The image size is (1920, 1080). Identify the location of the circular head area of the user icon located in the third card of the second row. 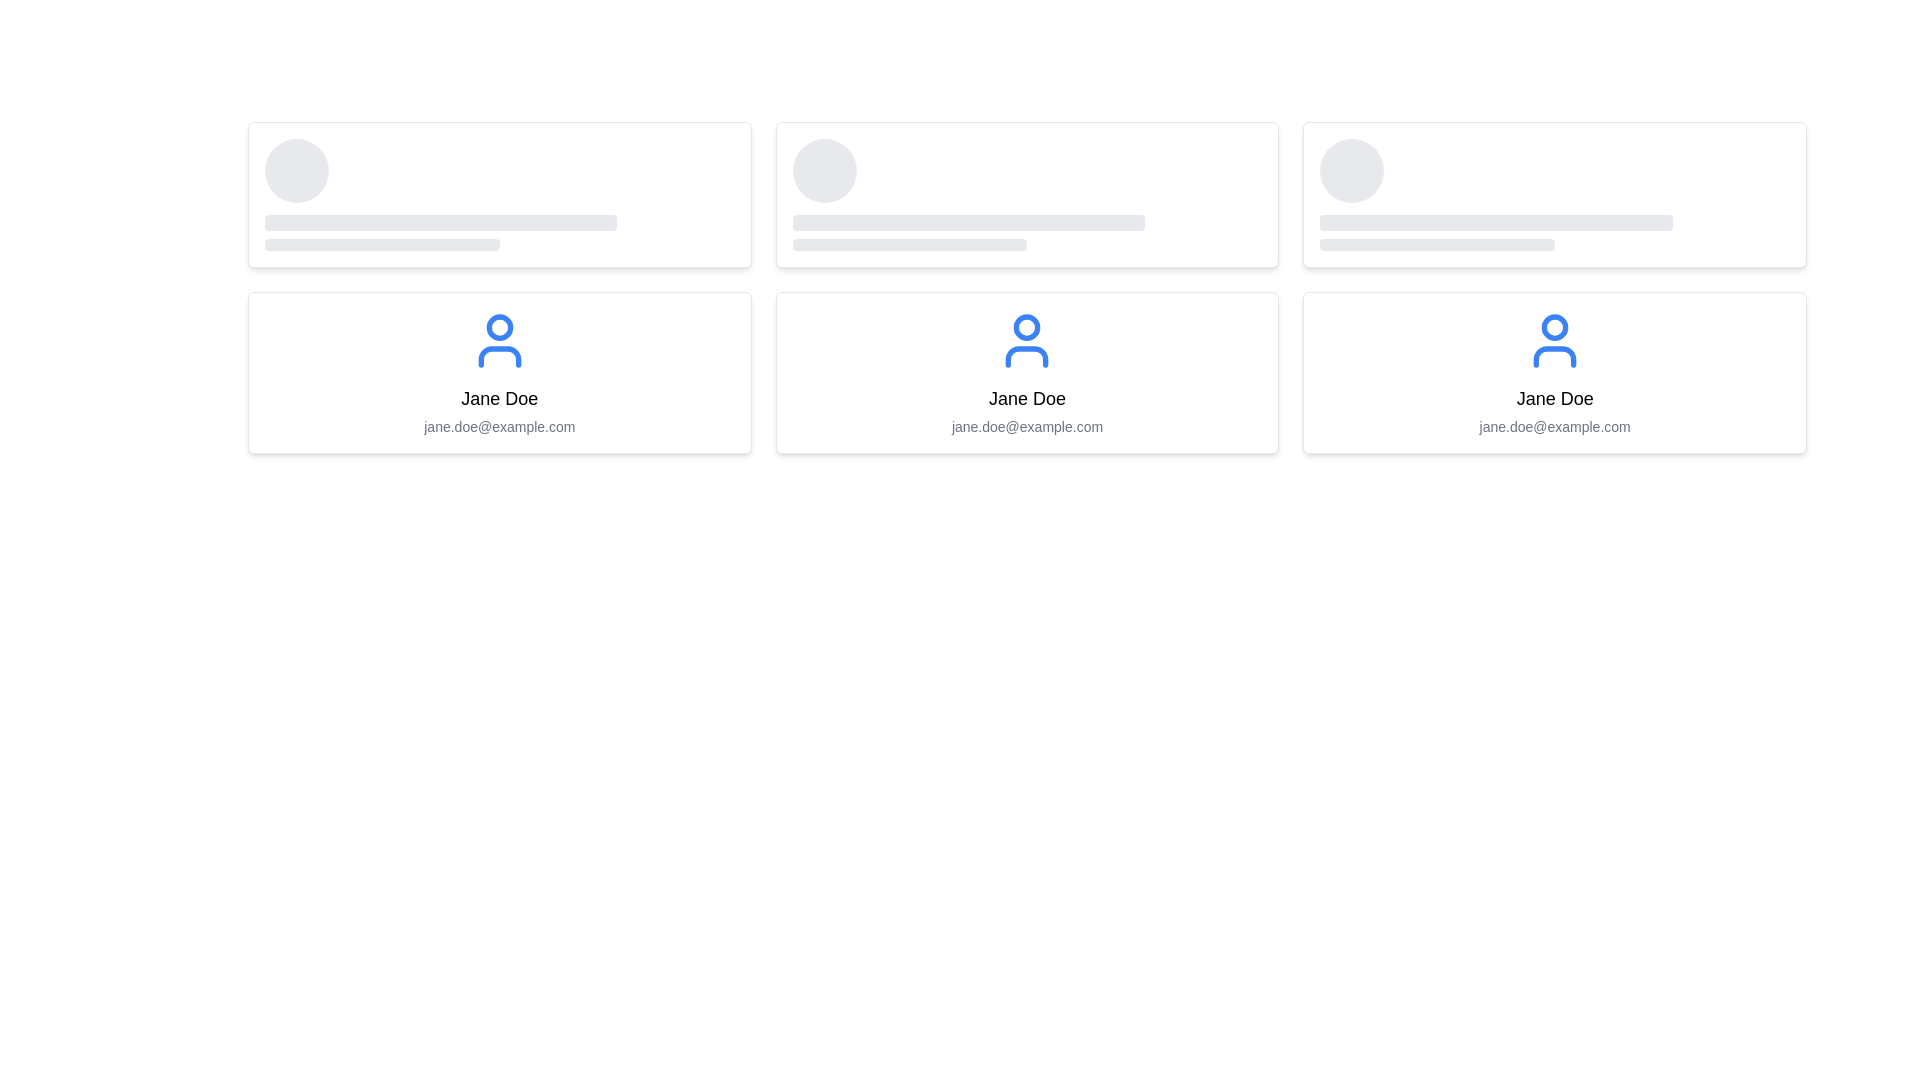
(1554, 326).